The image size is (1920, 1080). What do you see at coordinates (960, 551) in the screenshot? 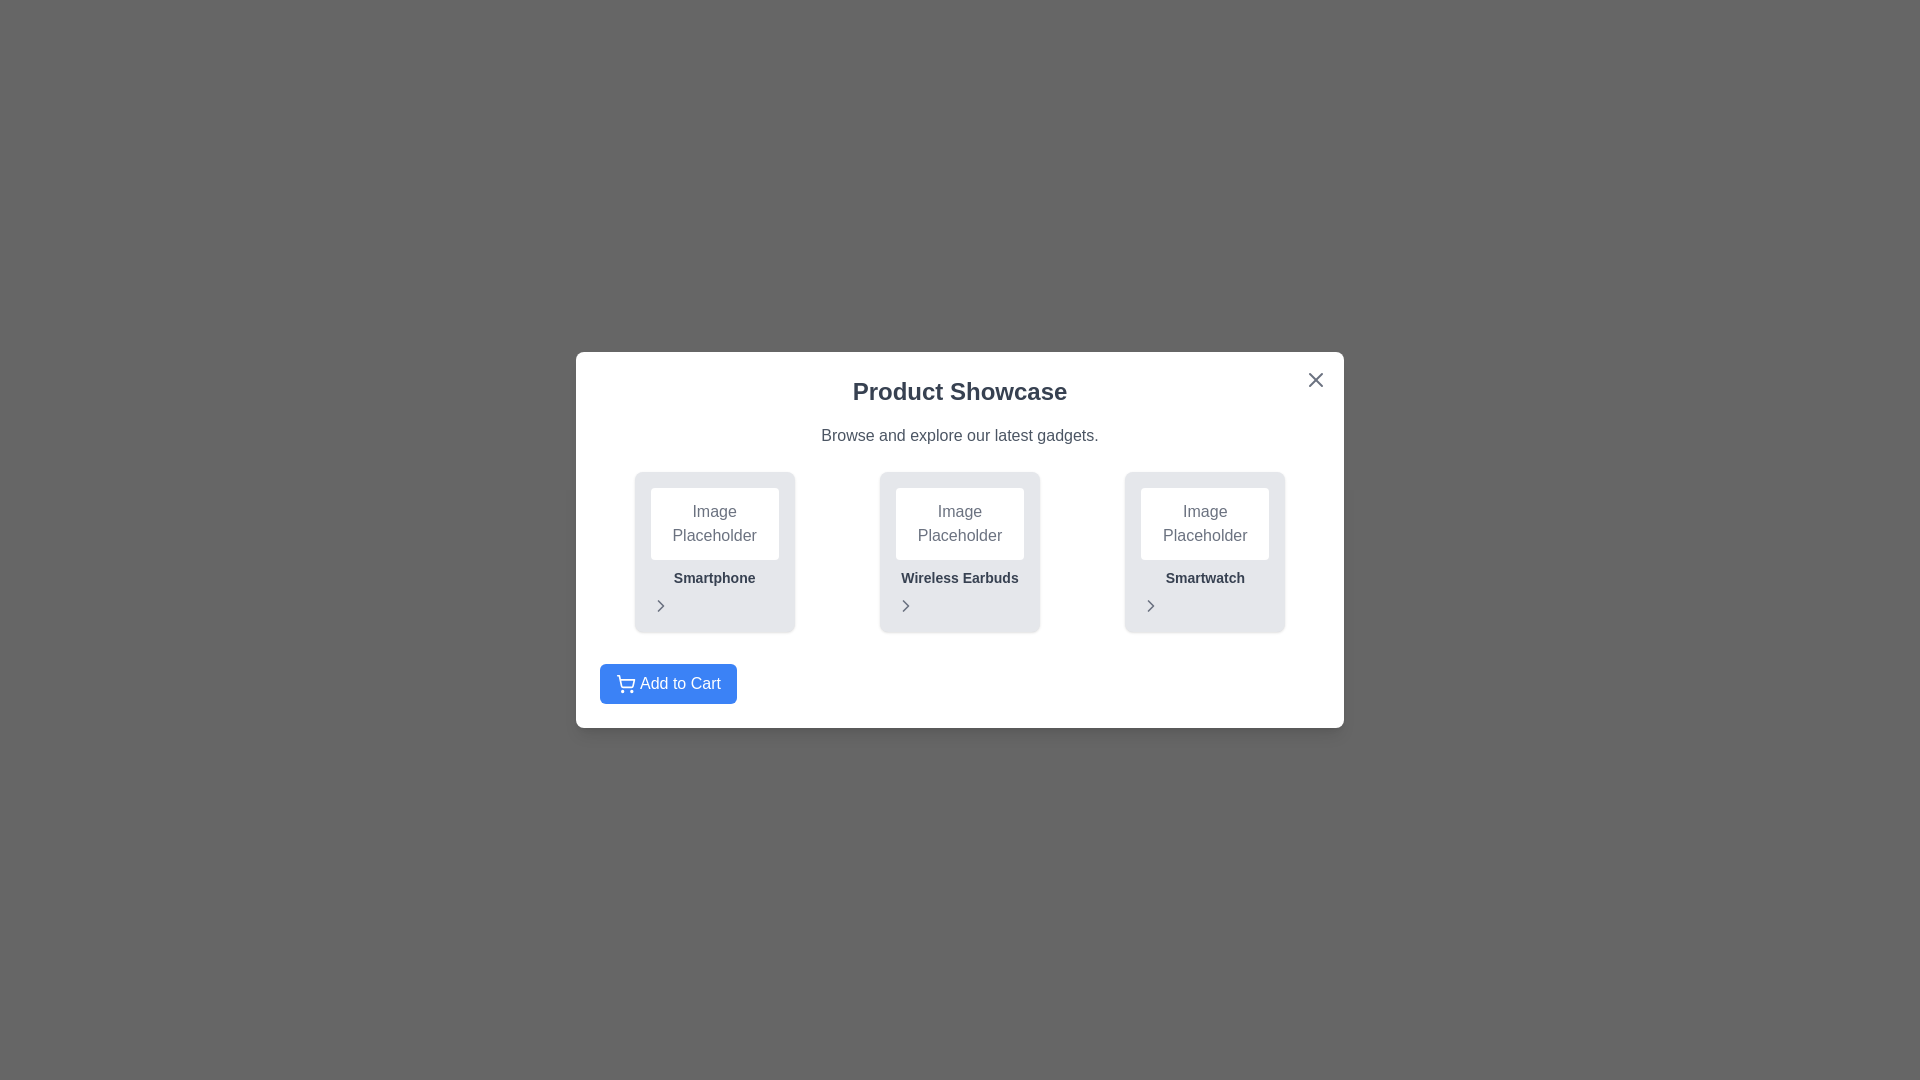
I see `the product card for 'Wireless Earbuds'` at bounding box center [960, 551].